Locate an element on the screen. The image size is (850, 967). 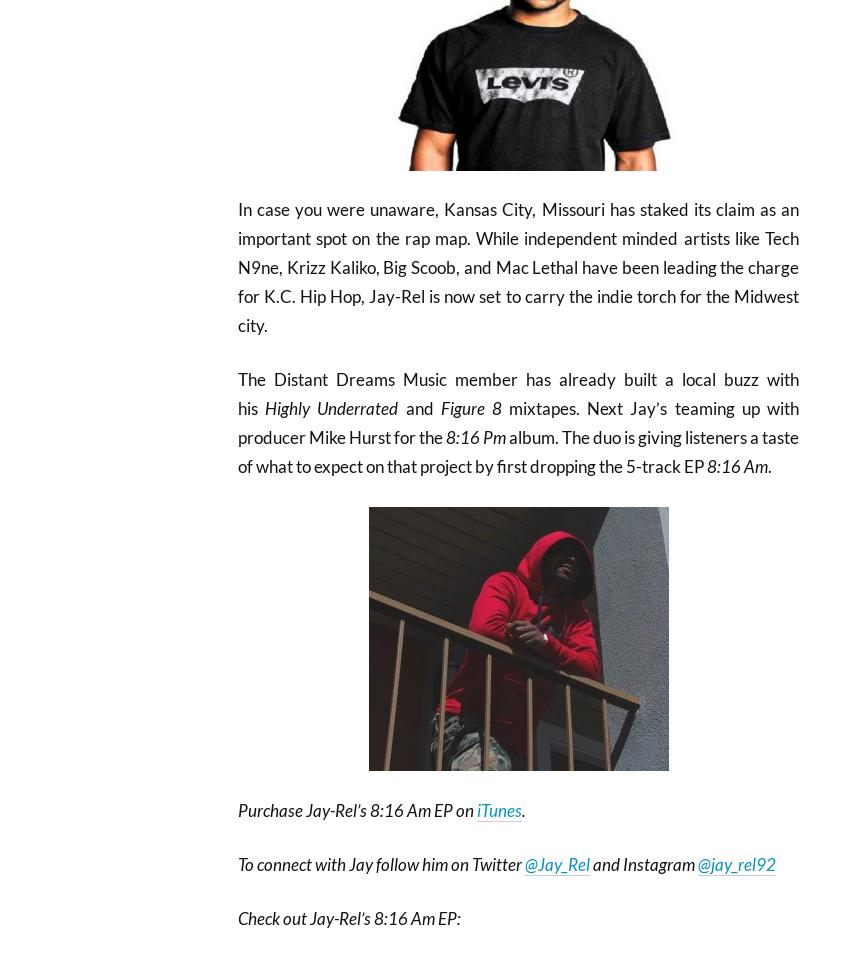
'Jay_Rel' is located at coordinates (536, 863).